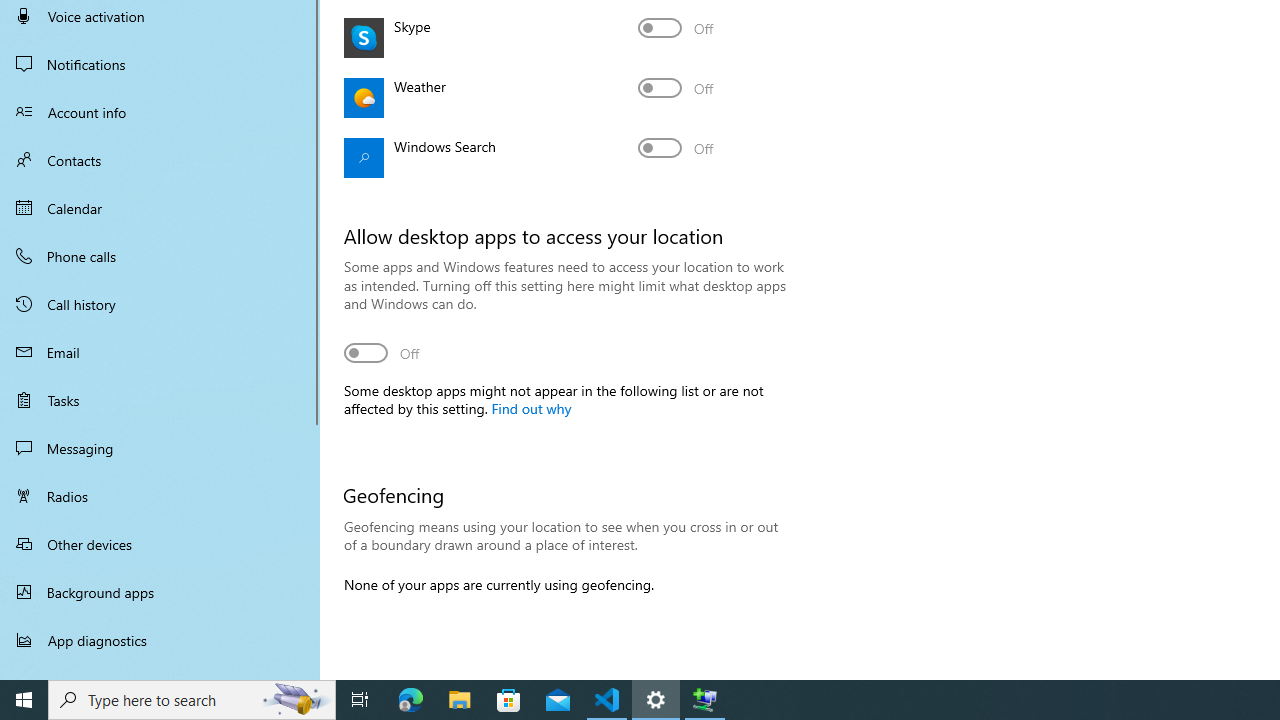 Image resolution: width=1280 pixels, height=720 pixels. Describe the element at coordinates (160, 304) in the screenshot. I see `'Call history'` at that location.